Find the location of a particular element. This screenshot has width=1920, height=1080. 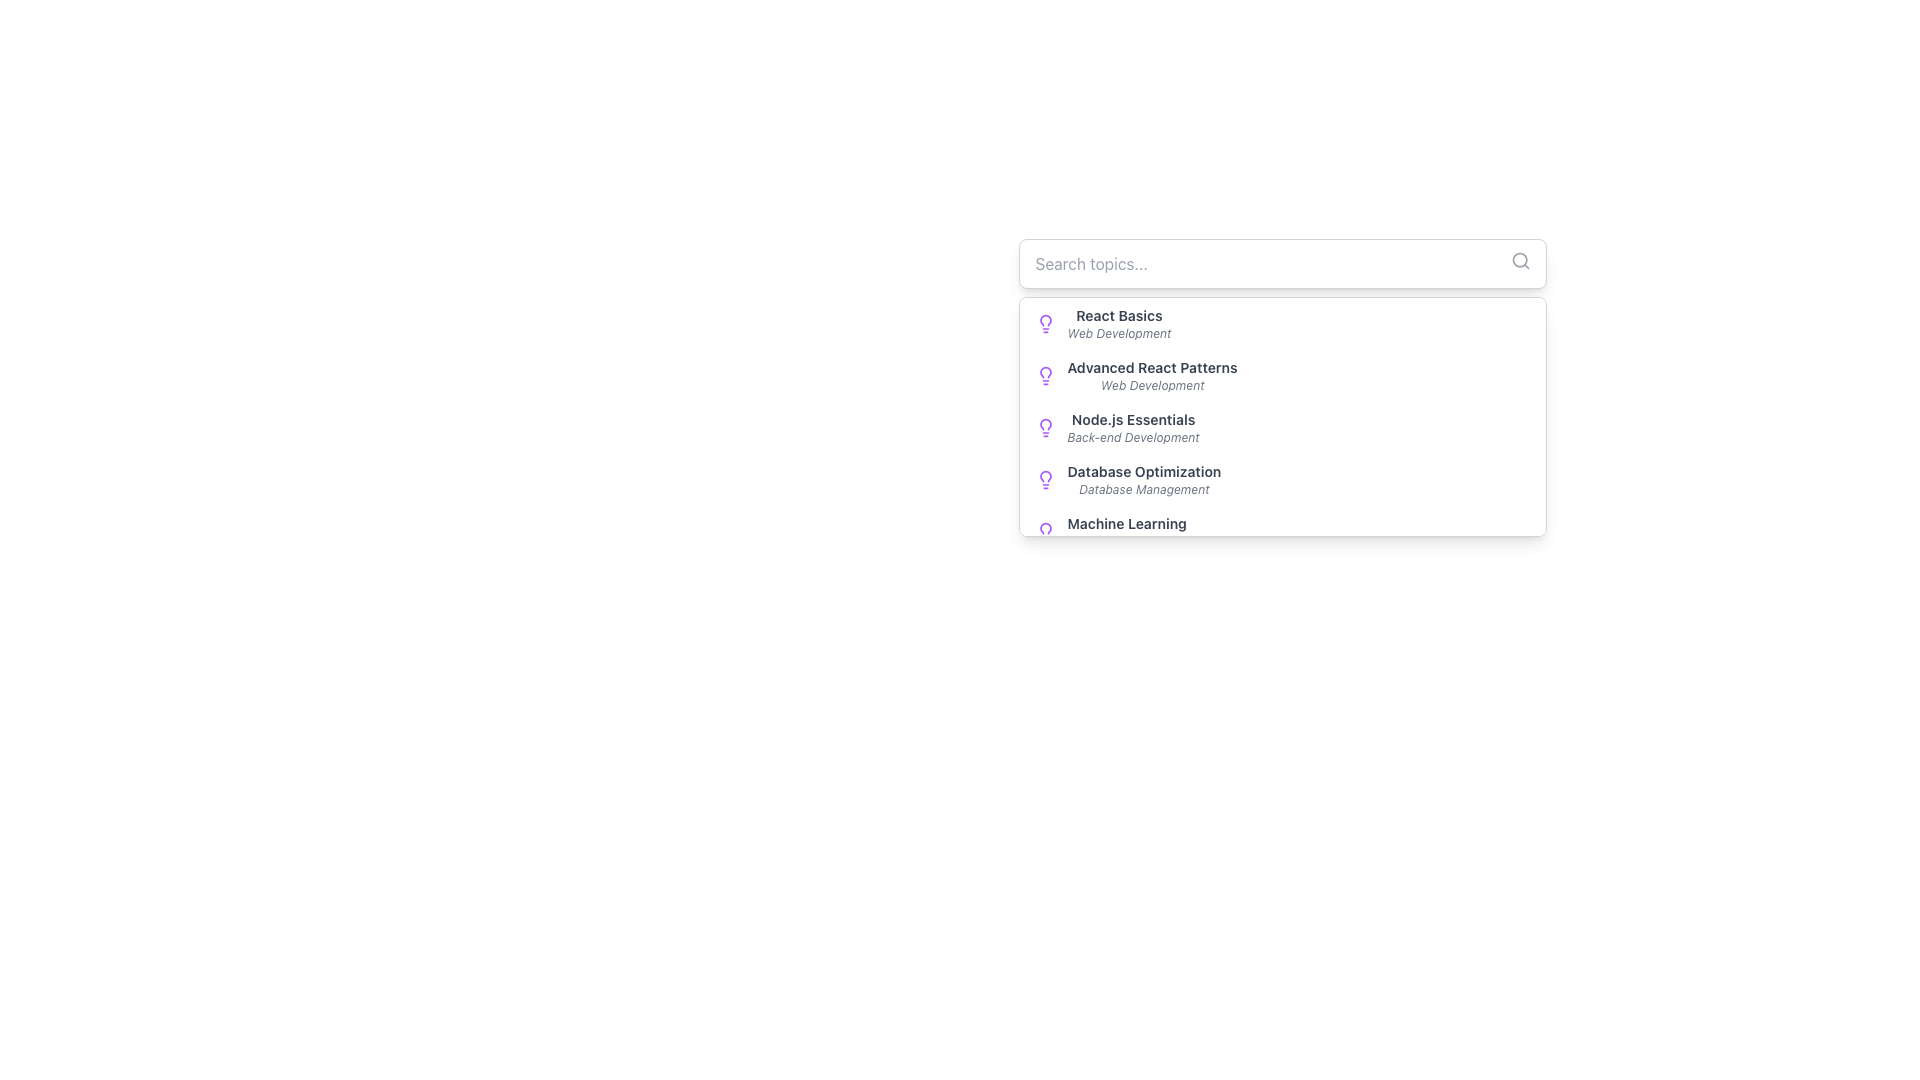

on the fourth list item labeled 'Database Optimization' is located at coordinates (1144, 479).